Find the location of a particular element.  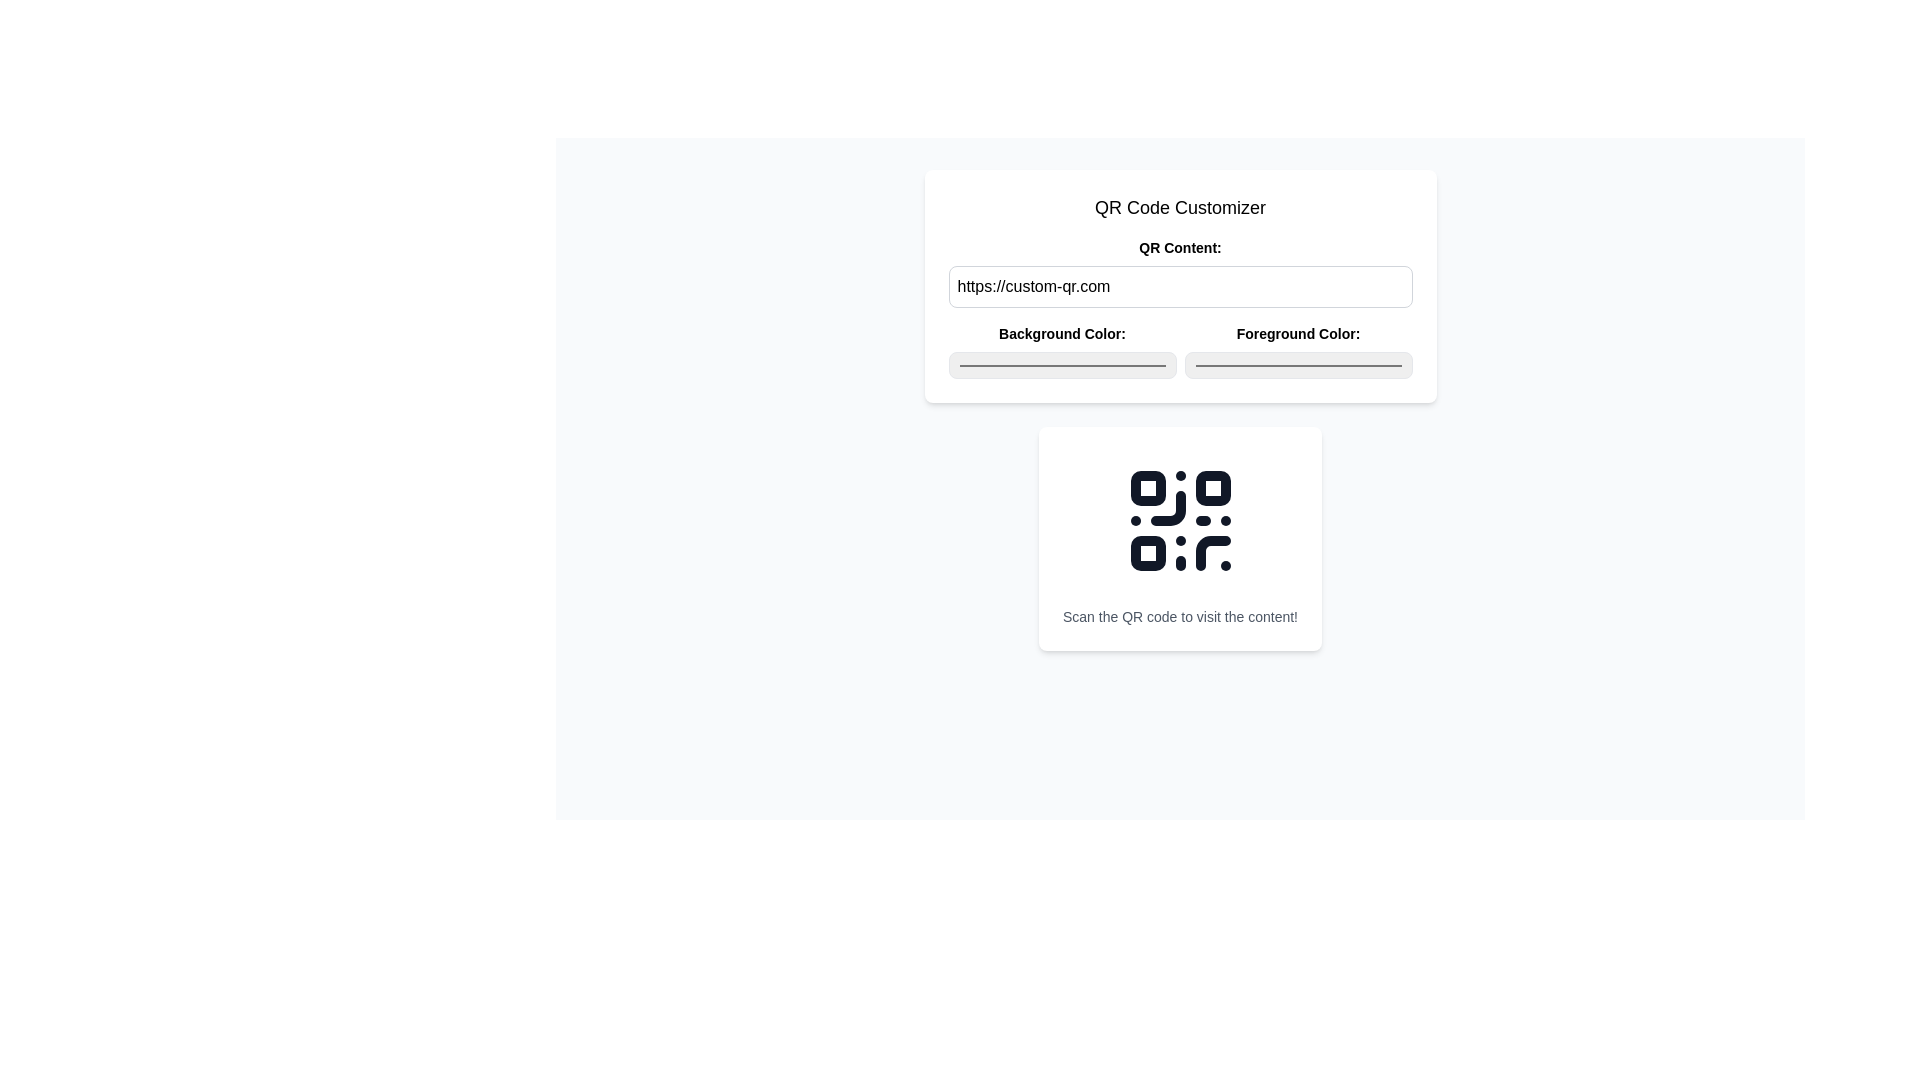

the foreground color value by sliding is located at coordinates (1240, 365).